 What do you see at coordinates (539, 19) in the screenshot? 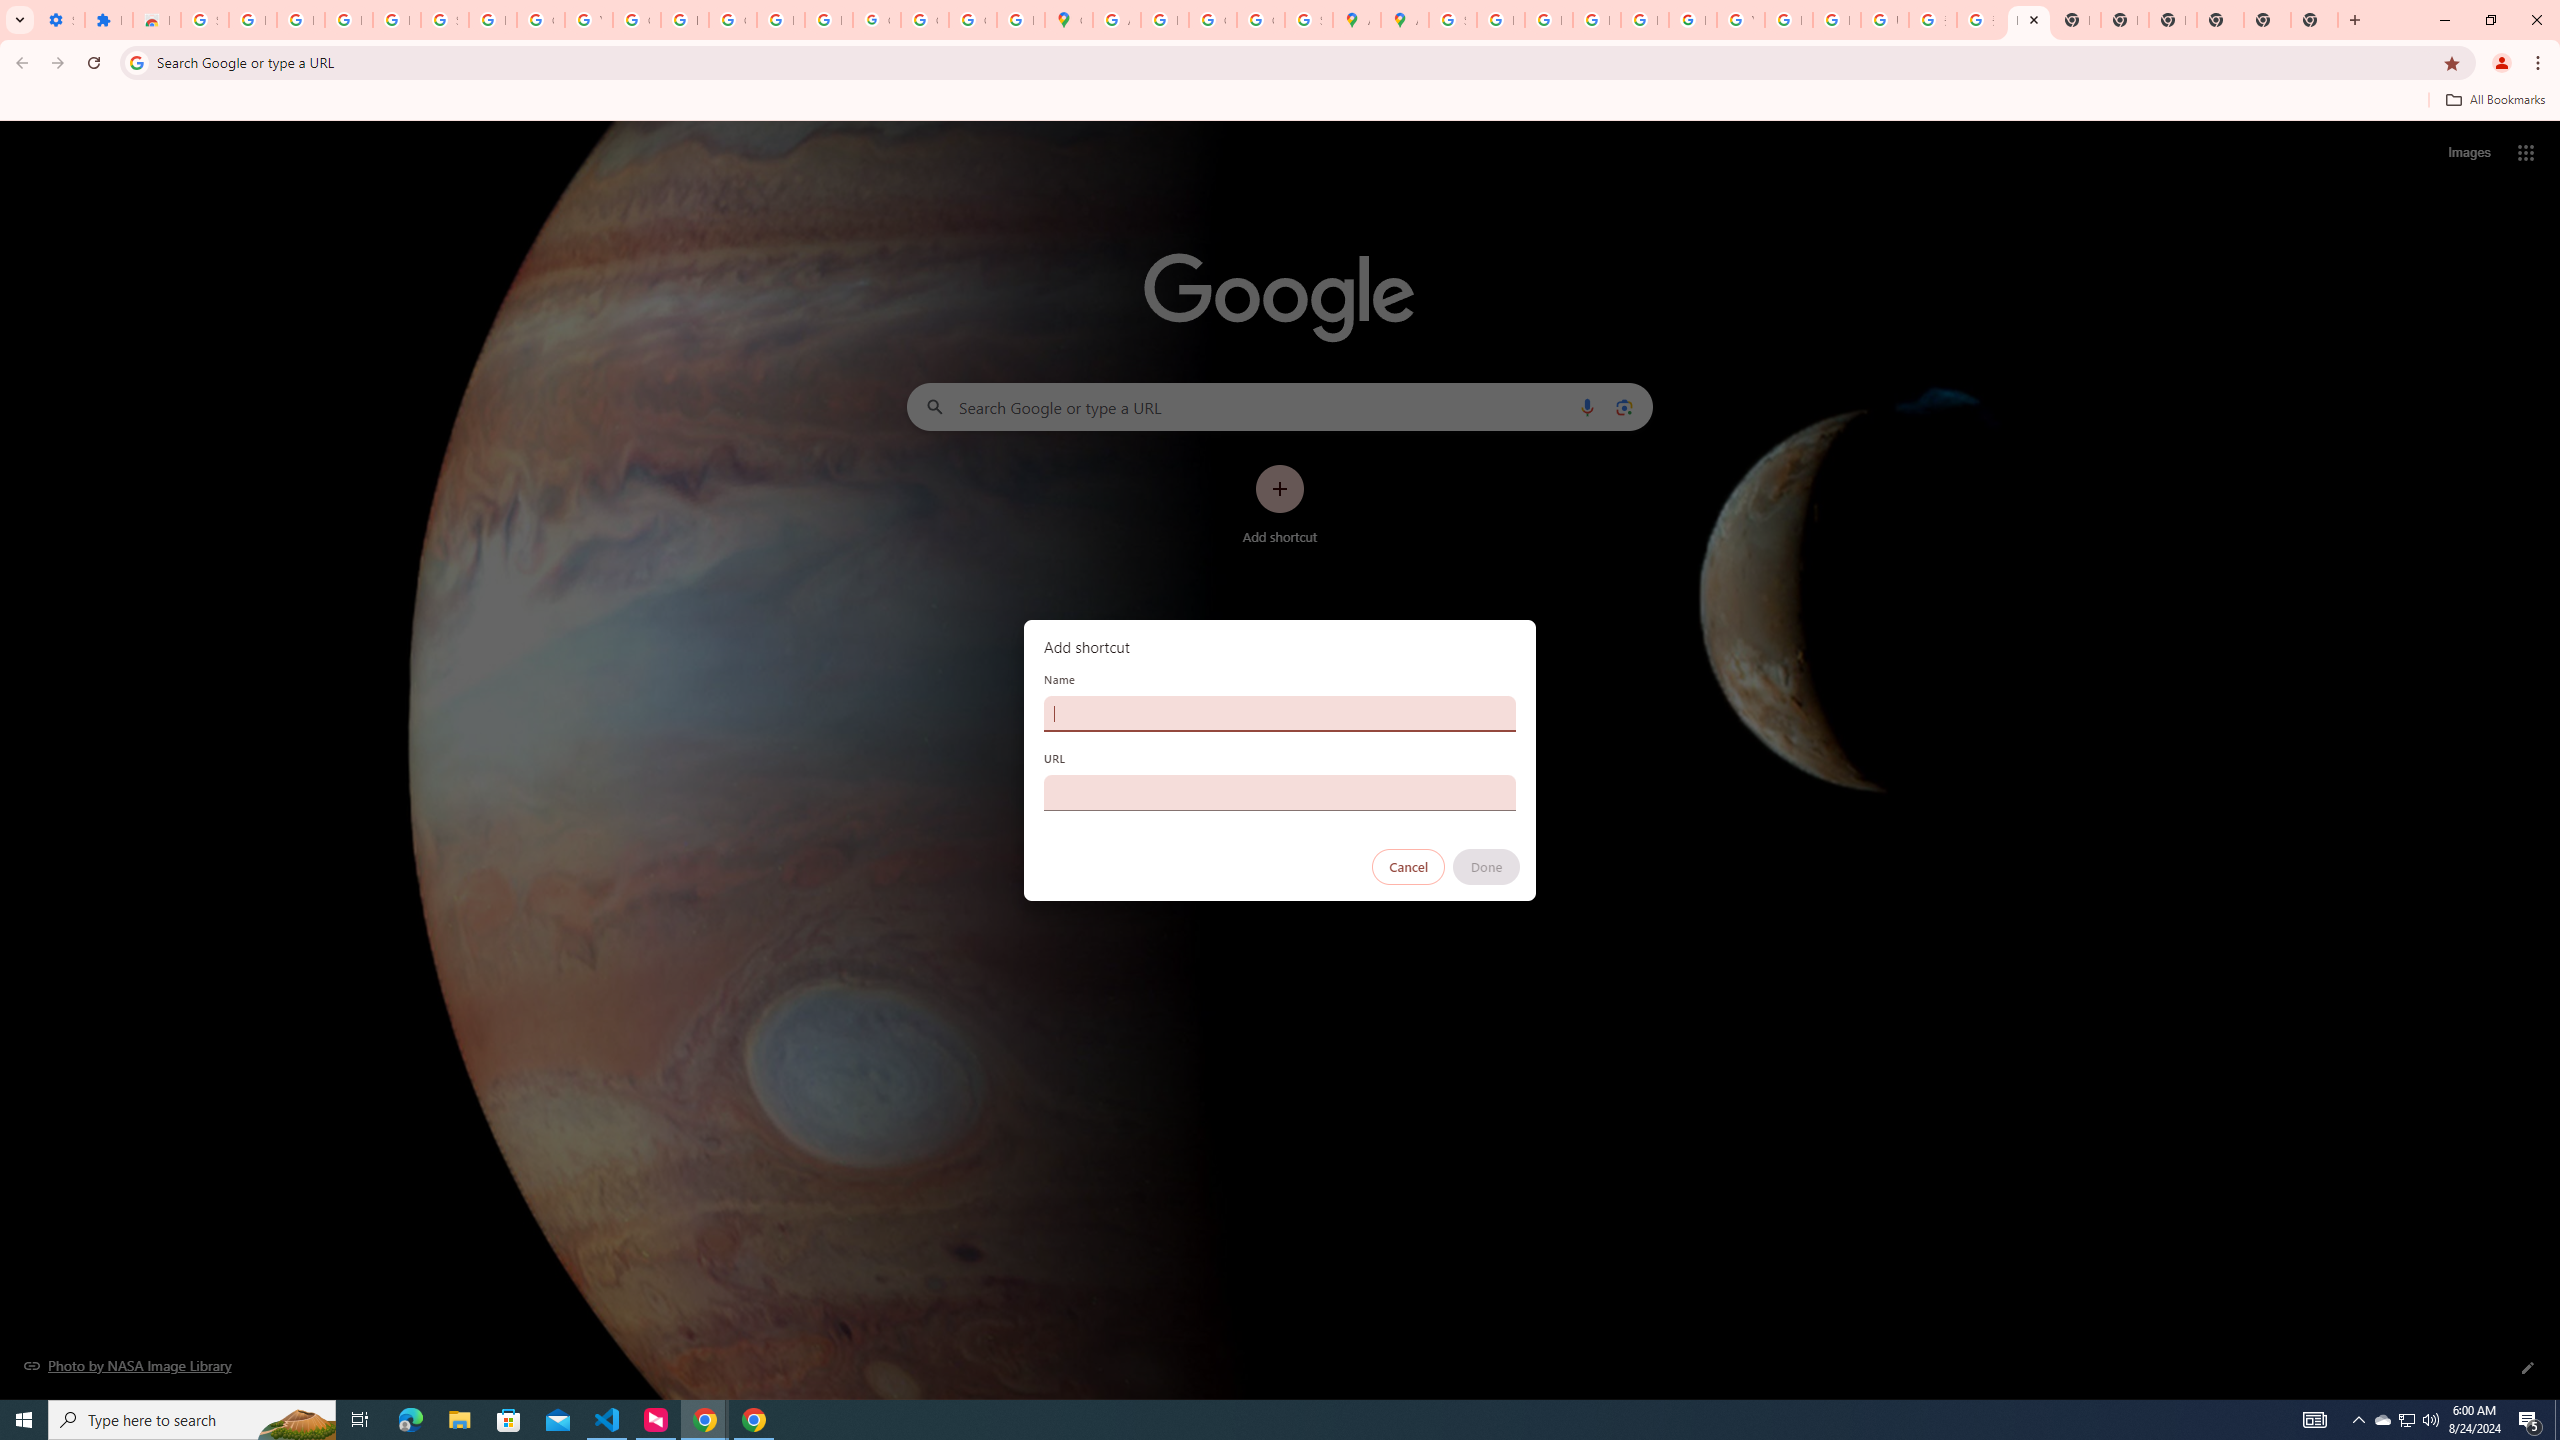
I see `'Google Account'` at bounding box center [539, 19].